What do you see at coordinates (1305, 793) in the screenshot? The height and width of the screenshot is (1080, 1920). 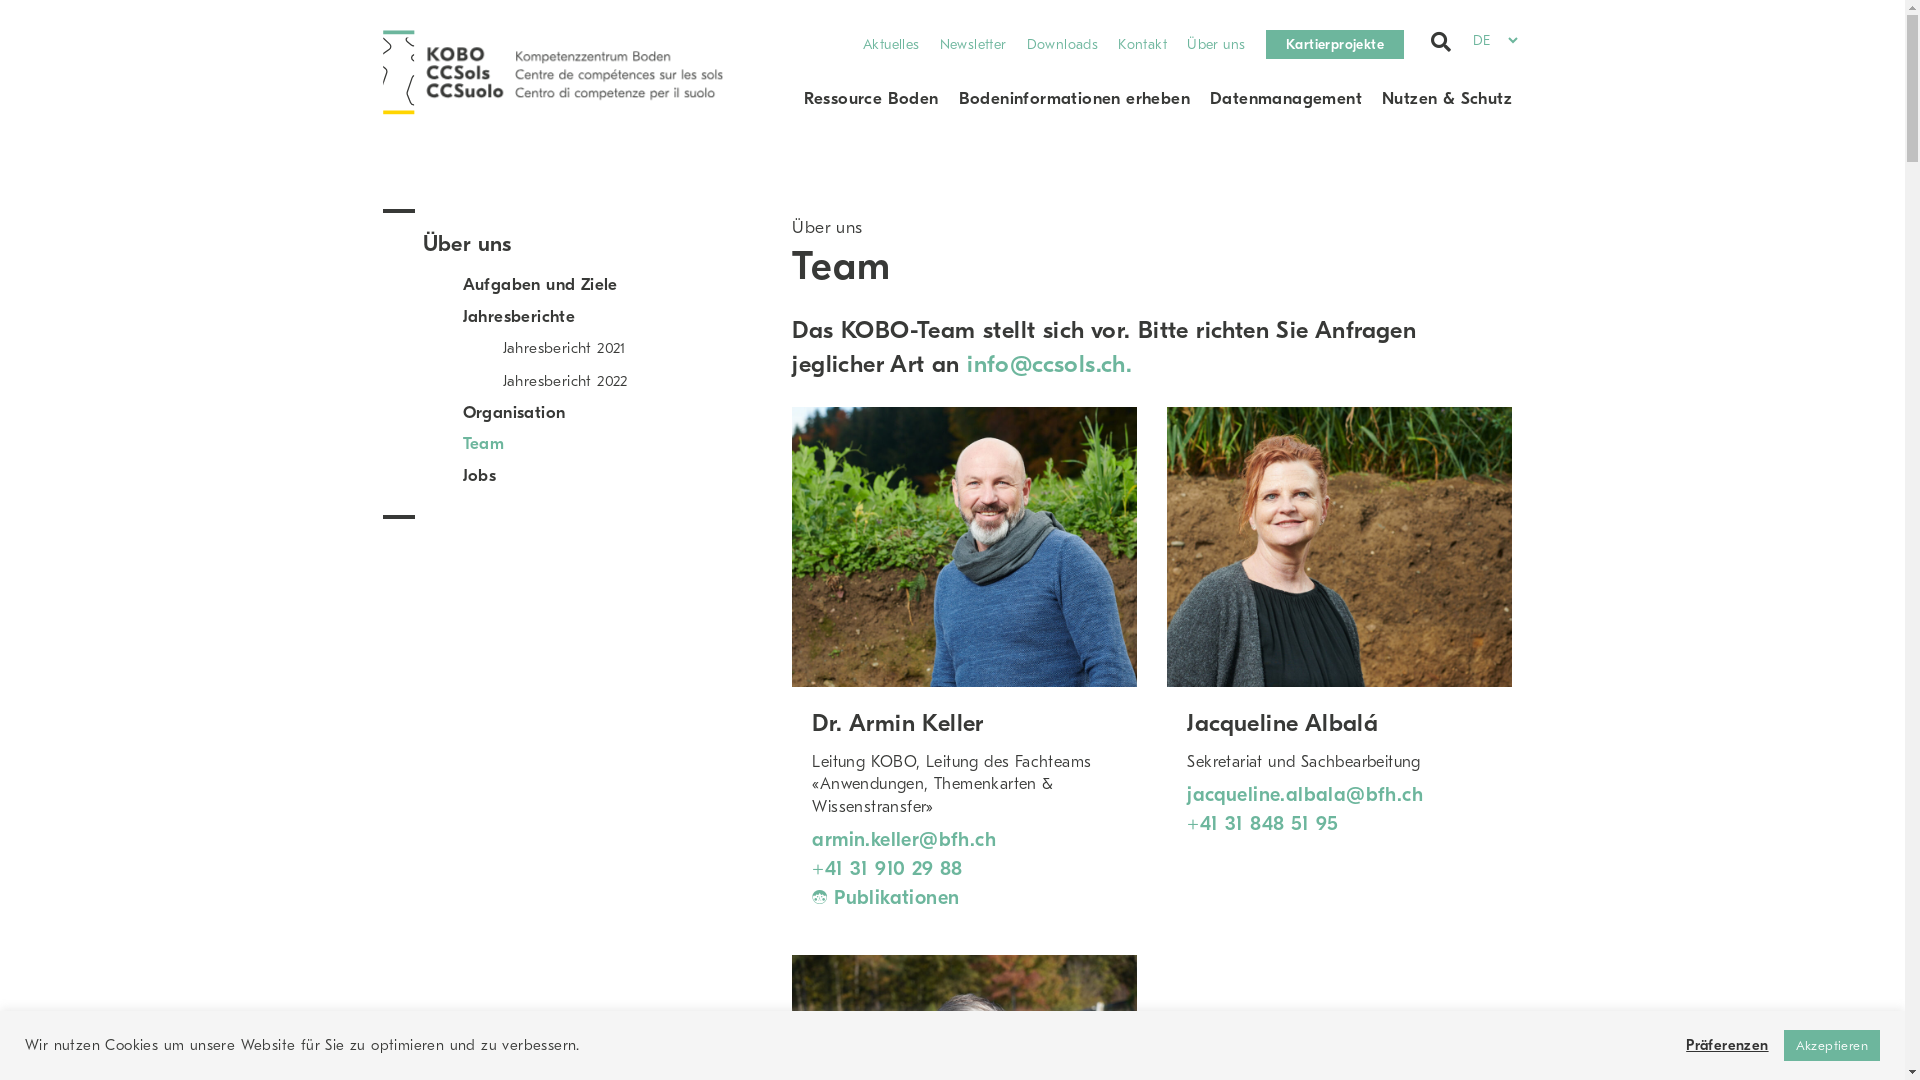 I see `'jacqueline.albala@bfh.ch'` at bounding box center [1305, 793].